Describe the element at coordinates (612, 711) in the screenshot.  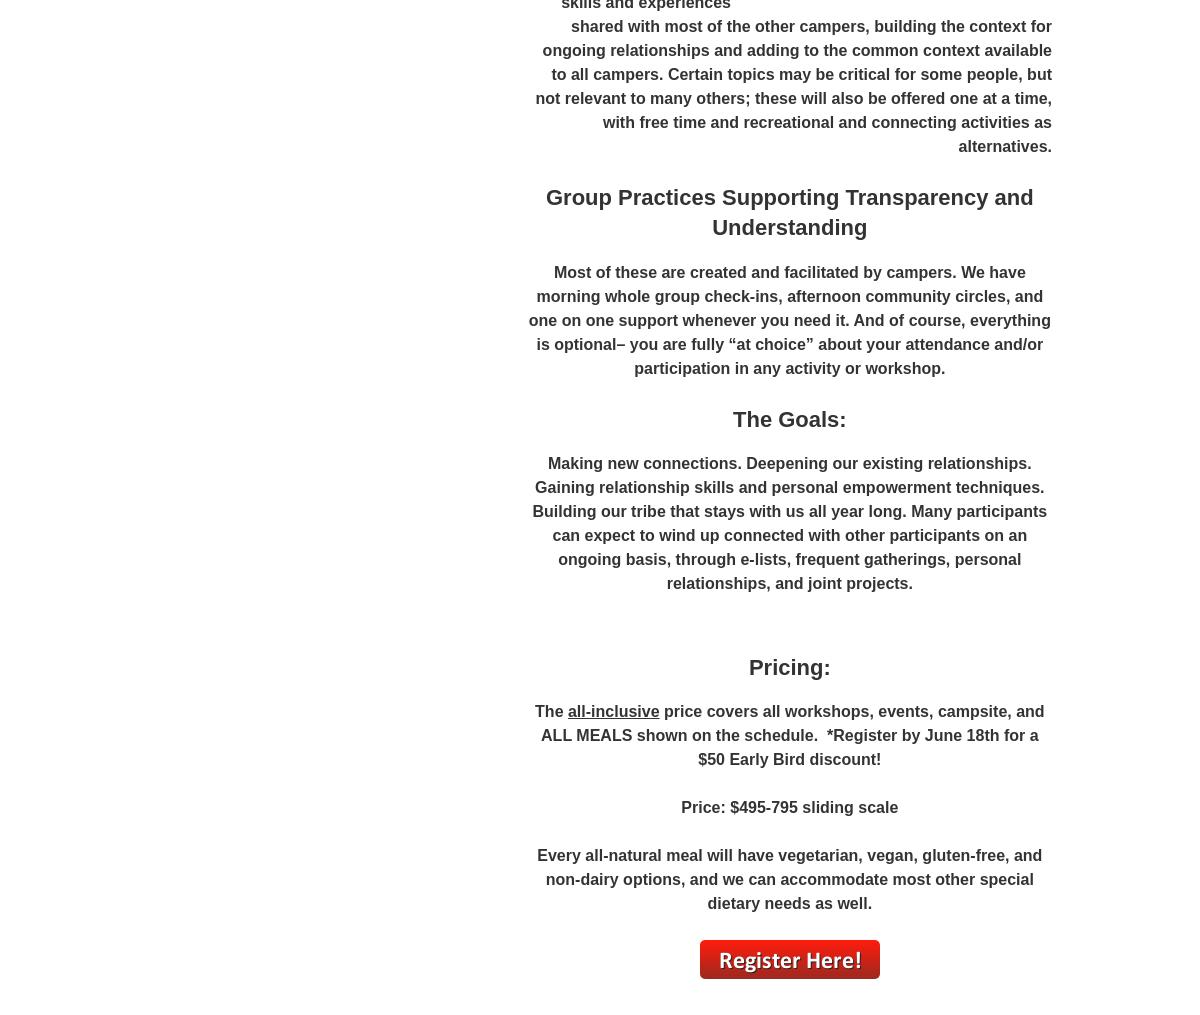
I see `'all-inclusive'` at that location.